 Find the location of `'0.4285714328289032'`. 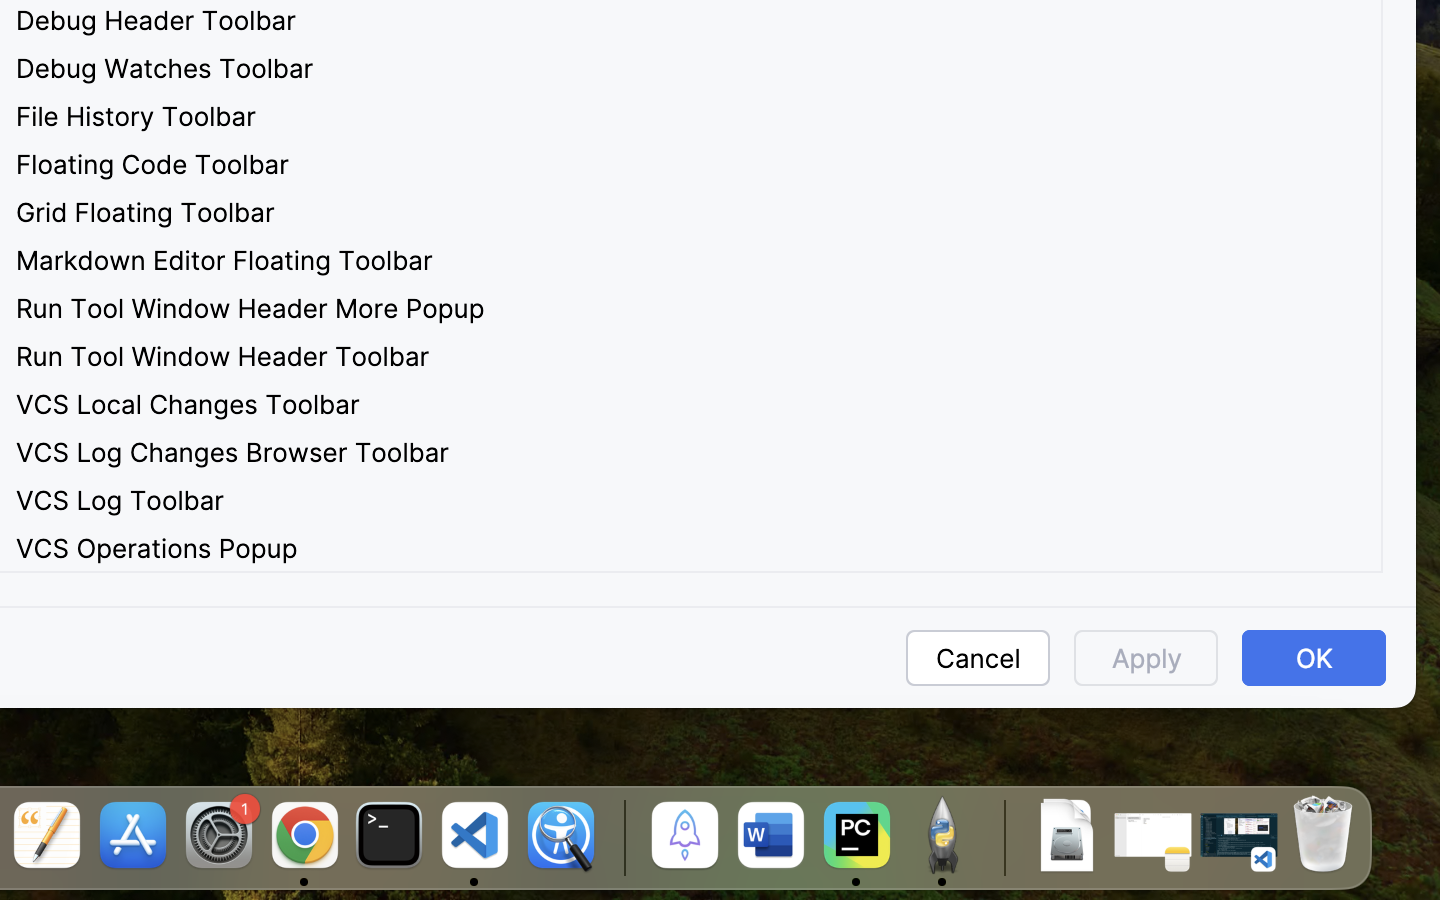

'0.4285714328289032' is located at coordinates (620, 837).